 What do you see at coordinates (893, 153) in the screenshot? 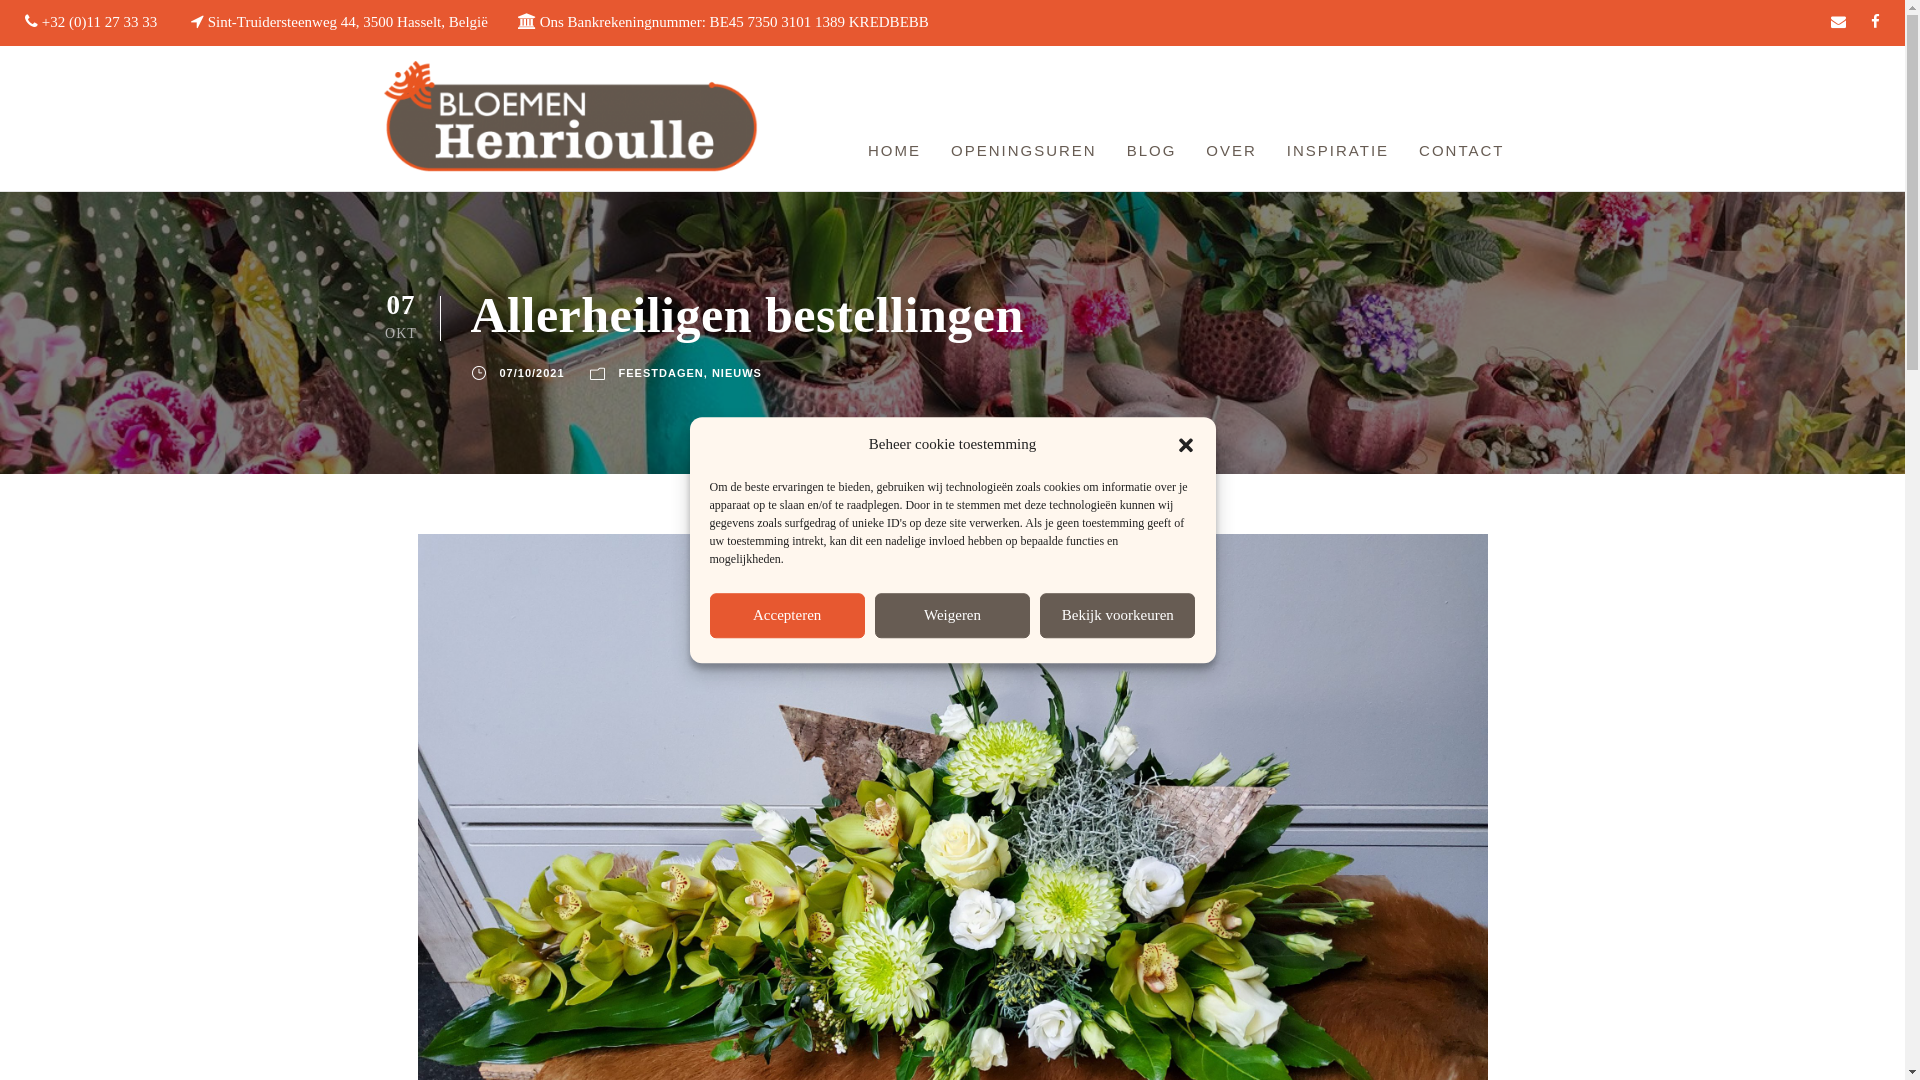
I see `'HOME'` at bounding box center [893, 153].